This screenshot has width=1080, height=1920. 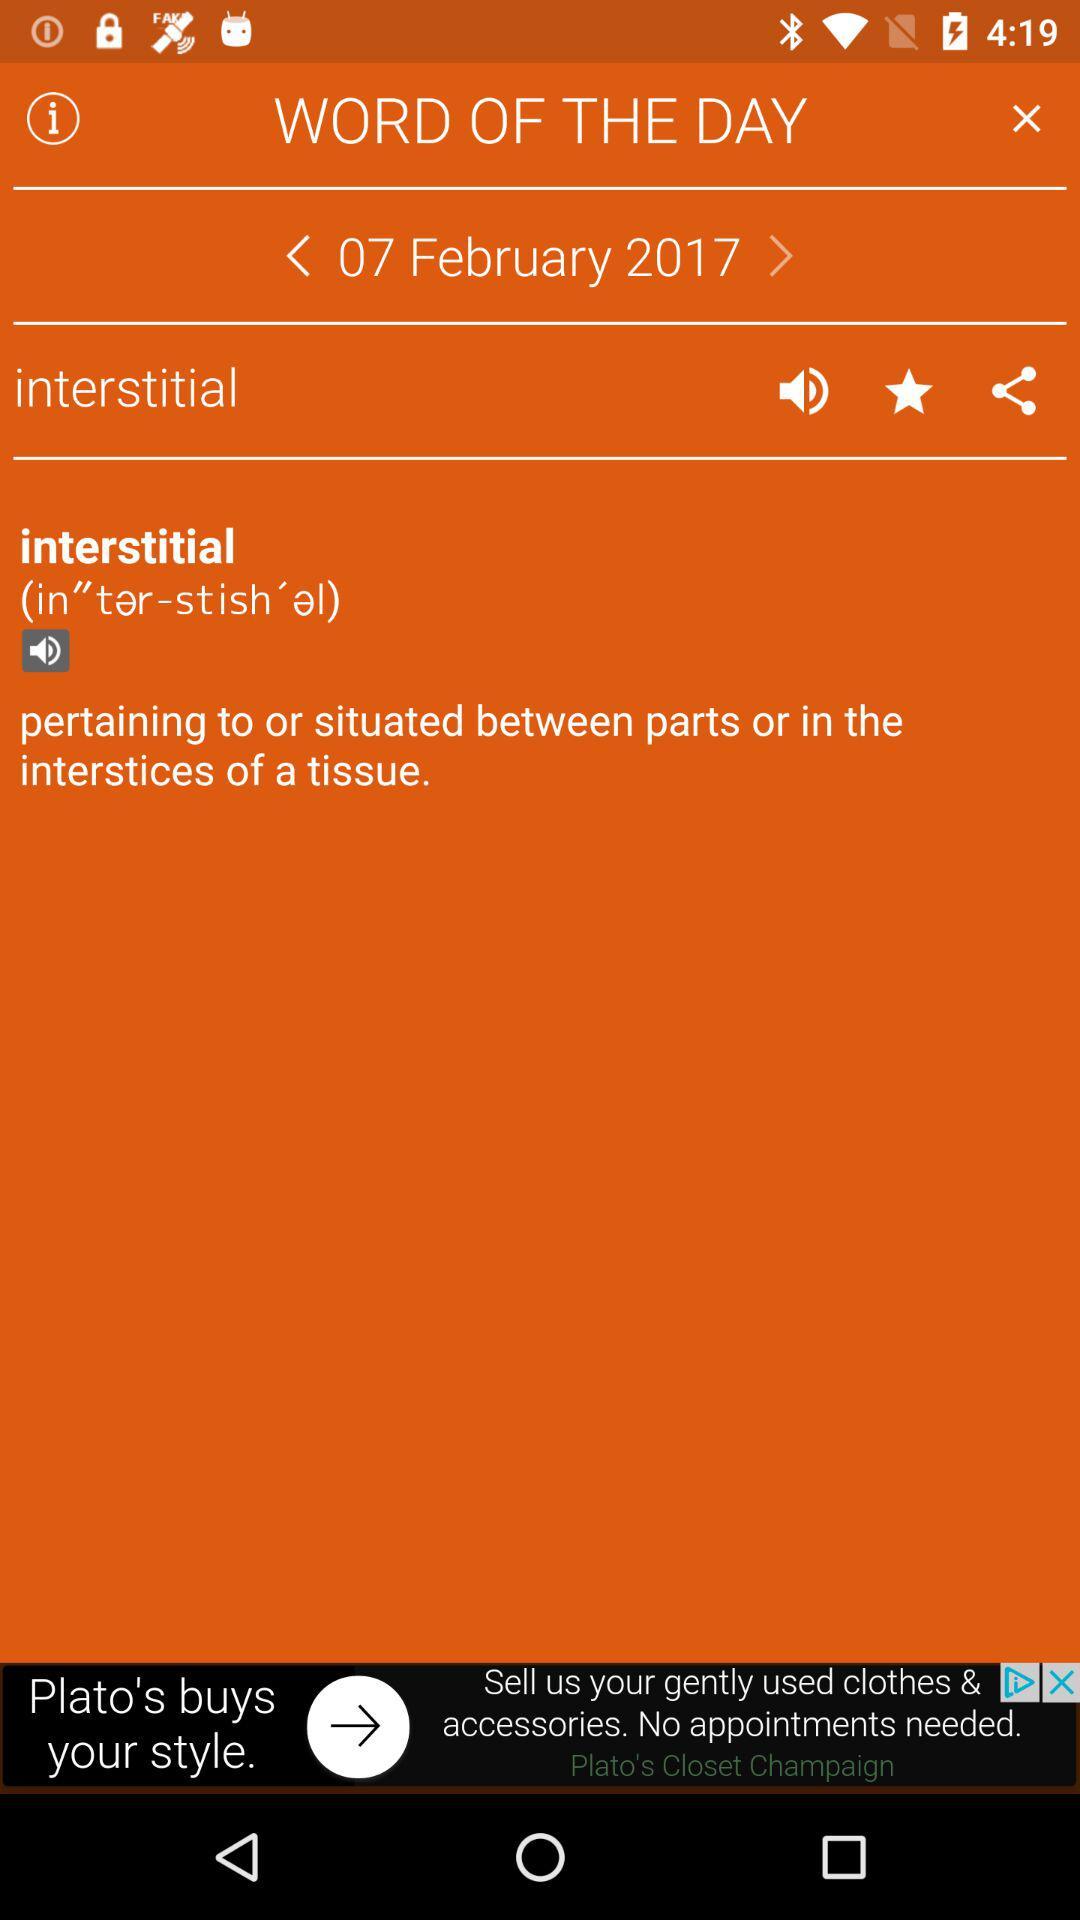 I want to click on to favourites, so click(x=909, y=390).